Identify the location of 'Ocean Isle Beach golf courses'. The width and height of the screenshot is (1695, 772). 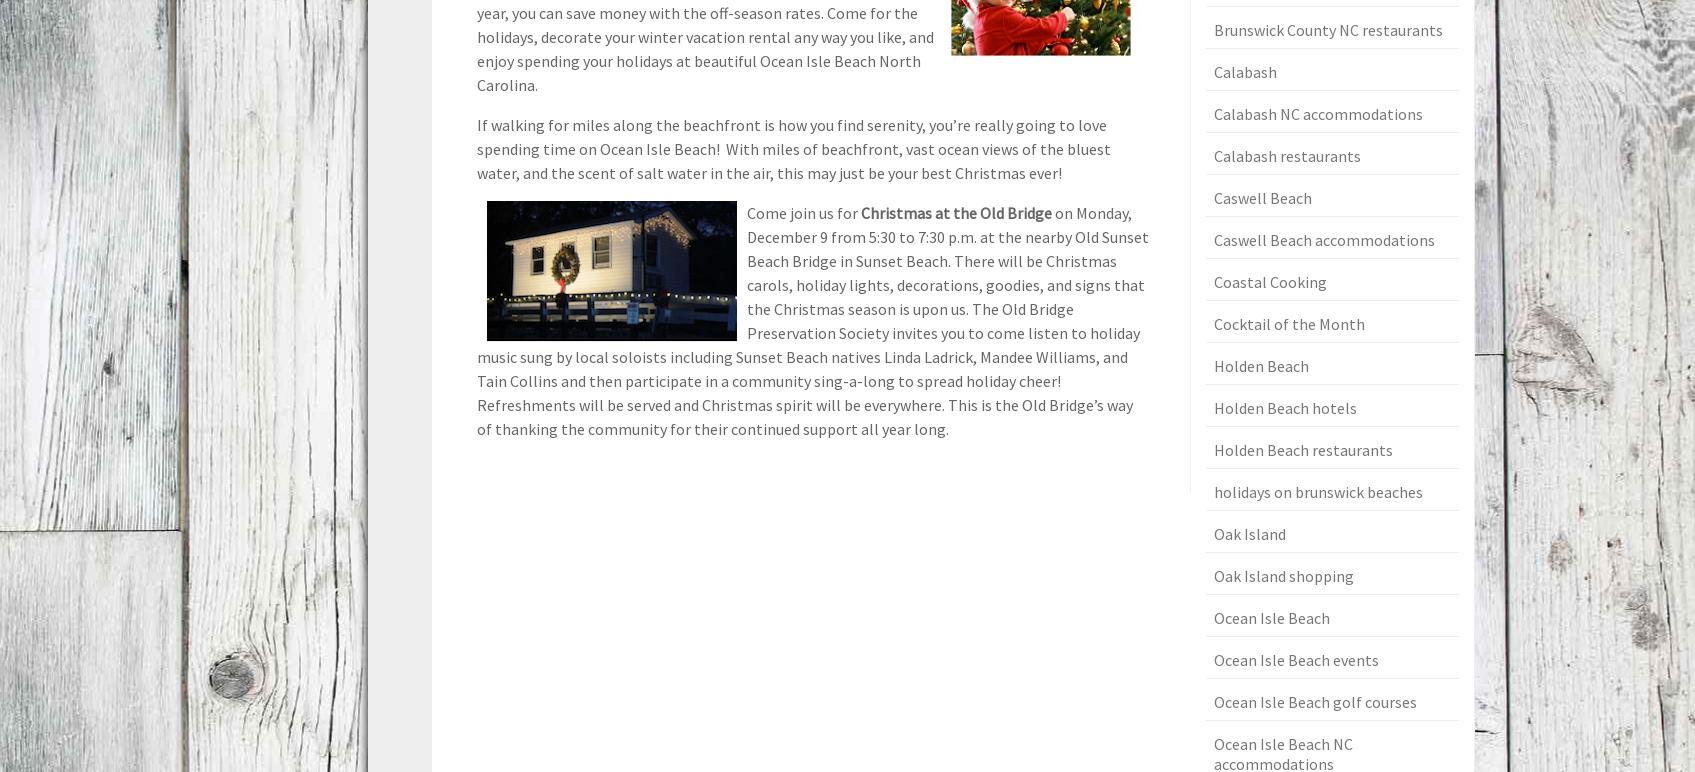
(1314, 699).